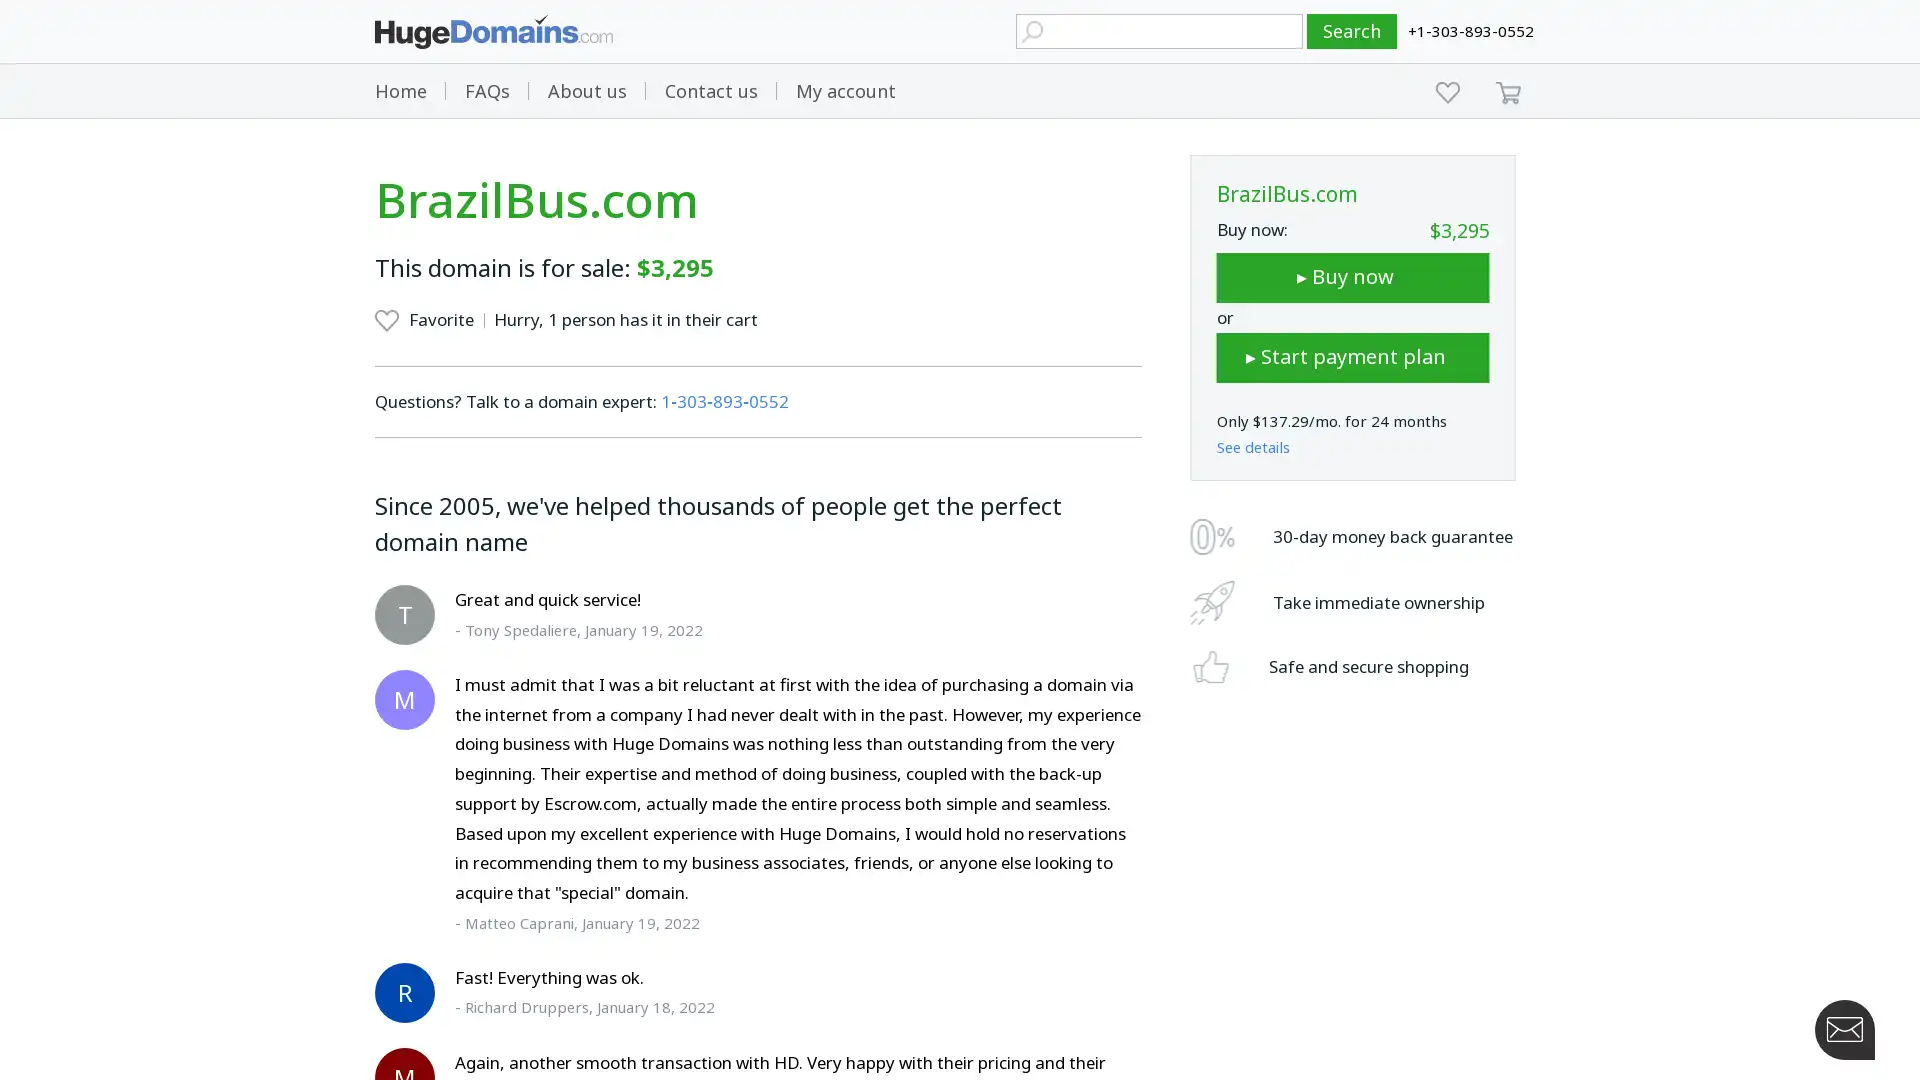 The image size is (1920, 1080). What do you see at coordinates (1352, 31) in the screenshot?
I see `Search` at bounding box center [1352, 31].